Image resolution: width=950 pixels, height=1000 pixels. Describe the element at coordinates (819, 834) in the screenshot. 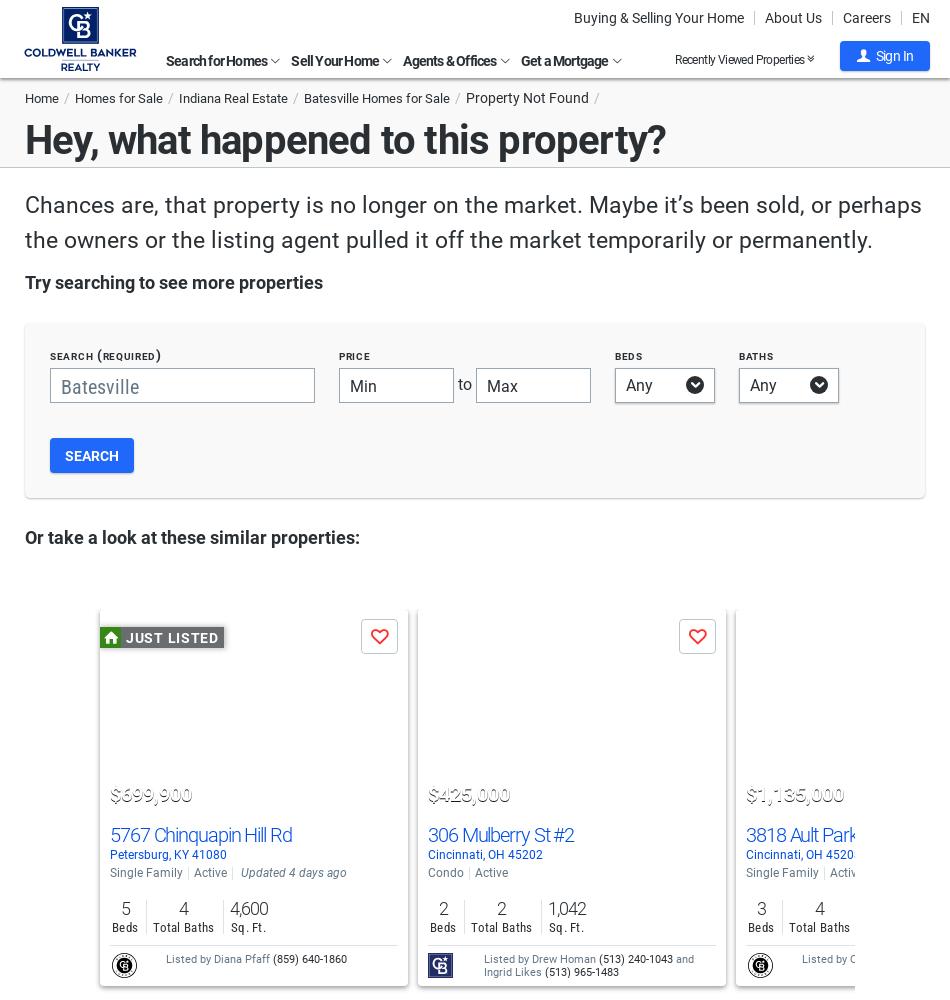

I see `'3818 Ault Park Ave'` at that location.